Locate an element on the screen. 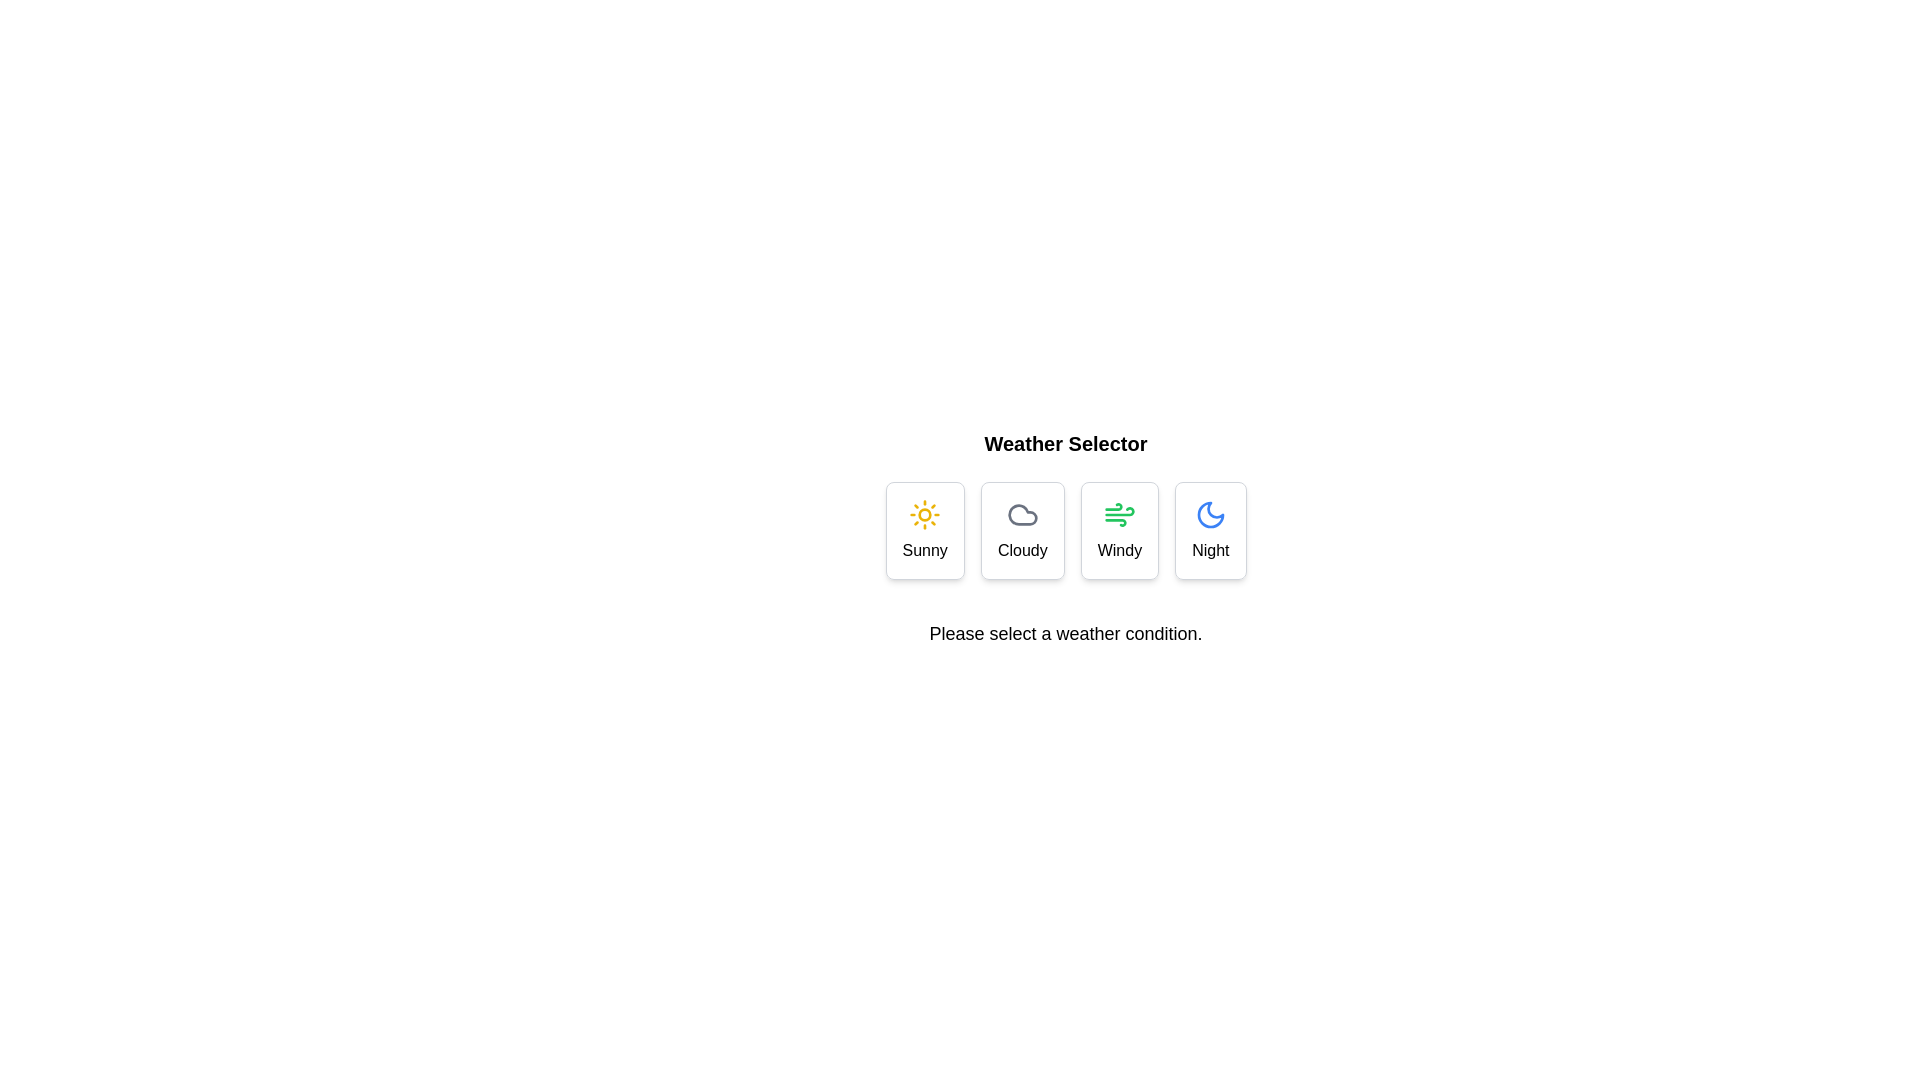  the 'Cloudy' button, which features a cloud icon and is styled with rounded borders and a light-colored background is located at coordinates (1022, 530).